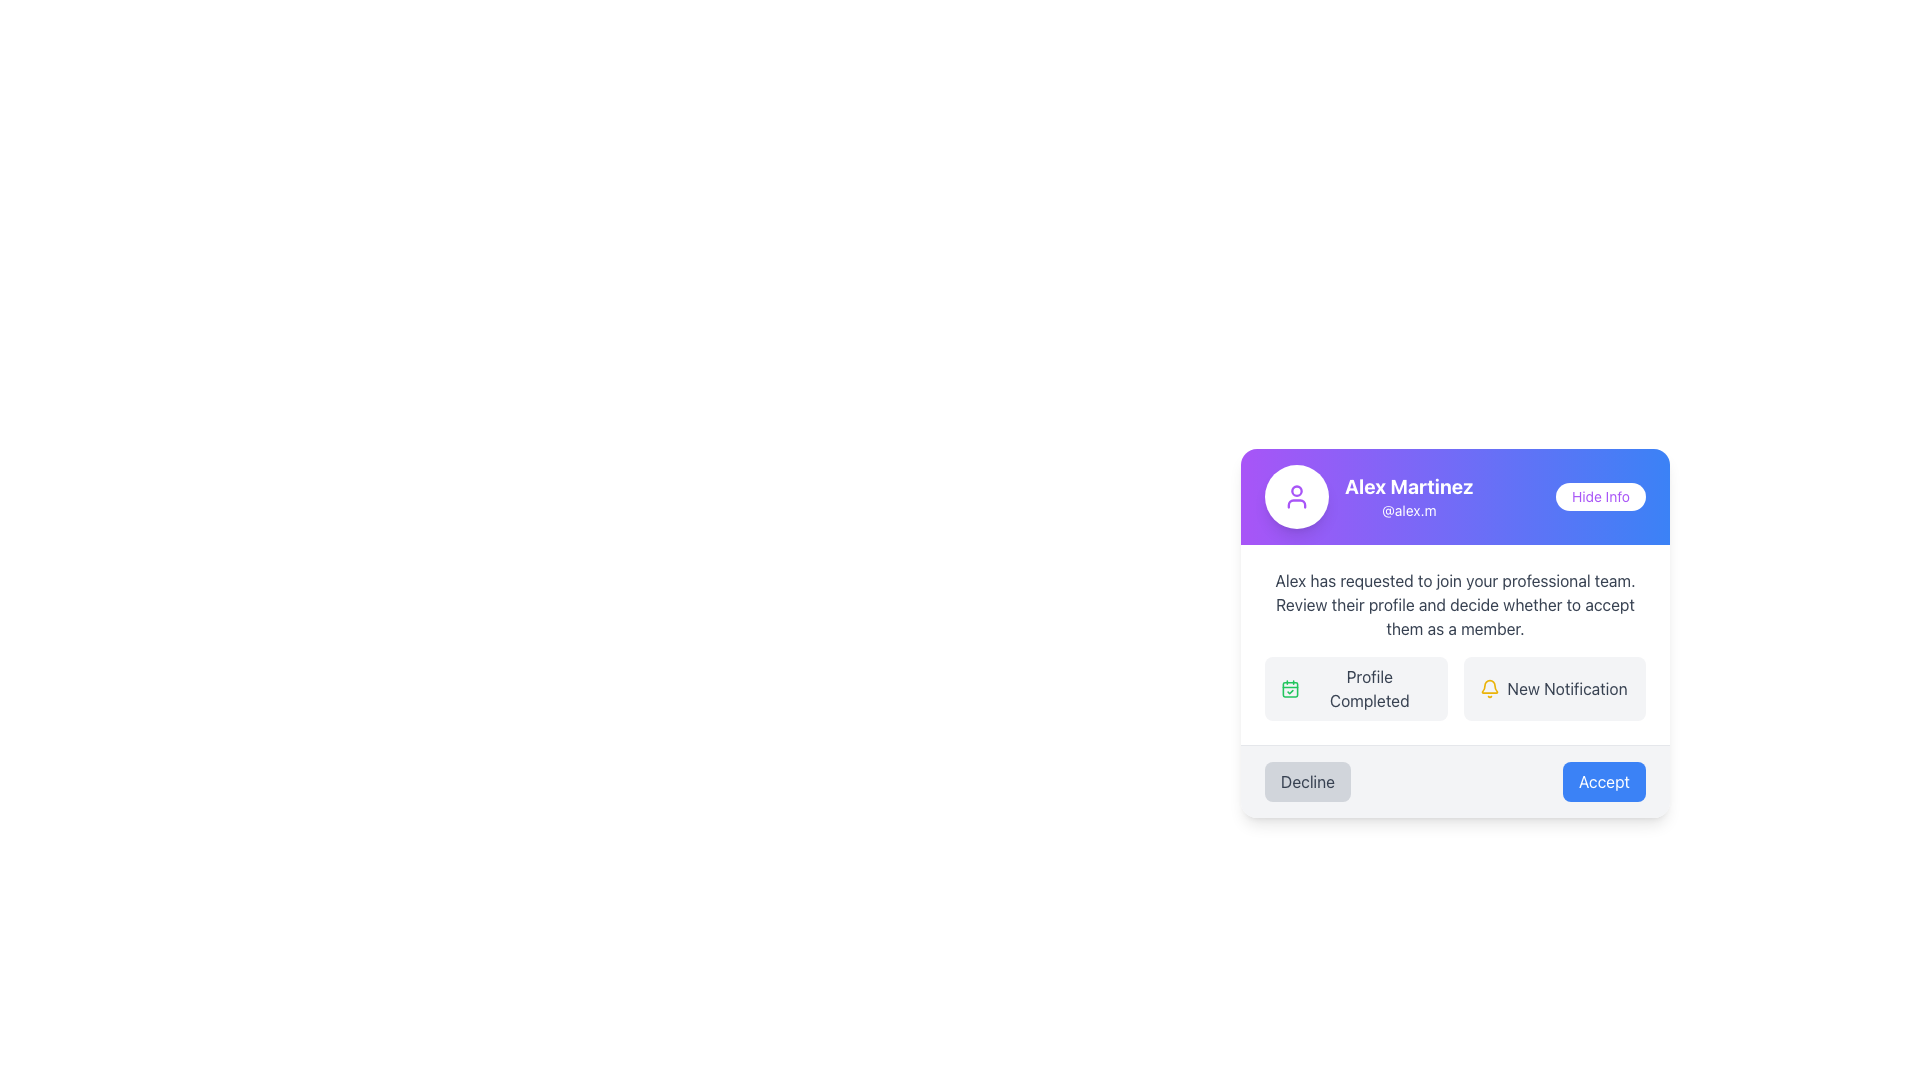 This screenshot has width=1920, height=1080. Describe the element at coordinates (1296, 490) in the screenshot. I see `the circular representation within the user profile avatar icon located in the header area of the user card, which displays a name and username with a purple background` at that location.